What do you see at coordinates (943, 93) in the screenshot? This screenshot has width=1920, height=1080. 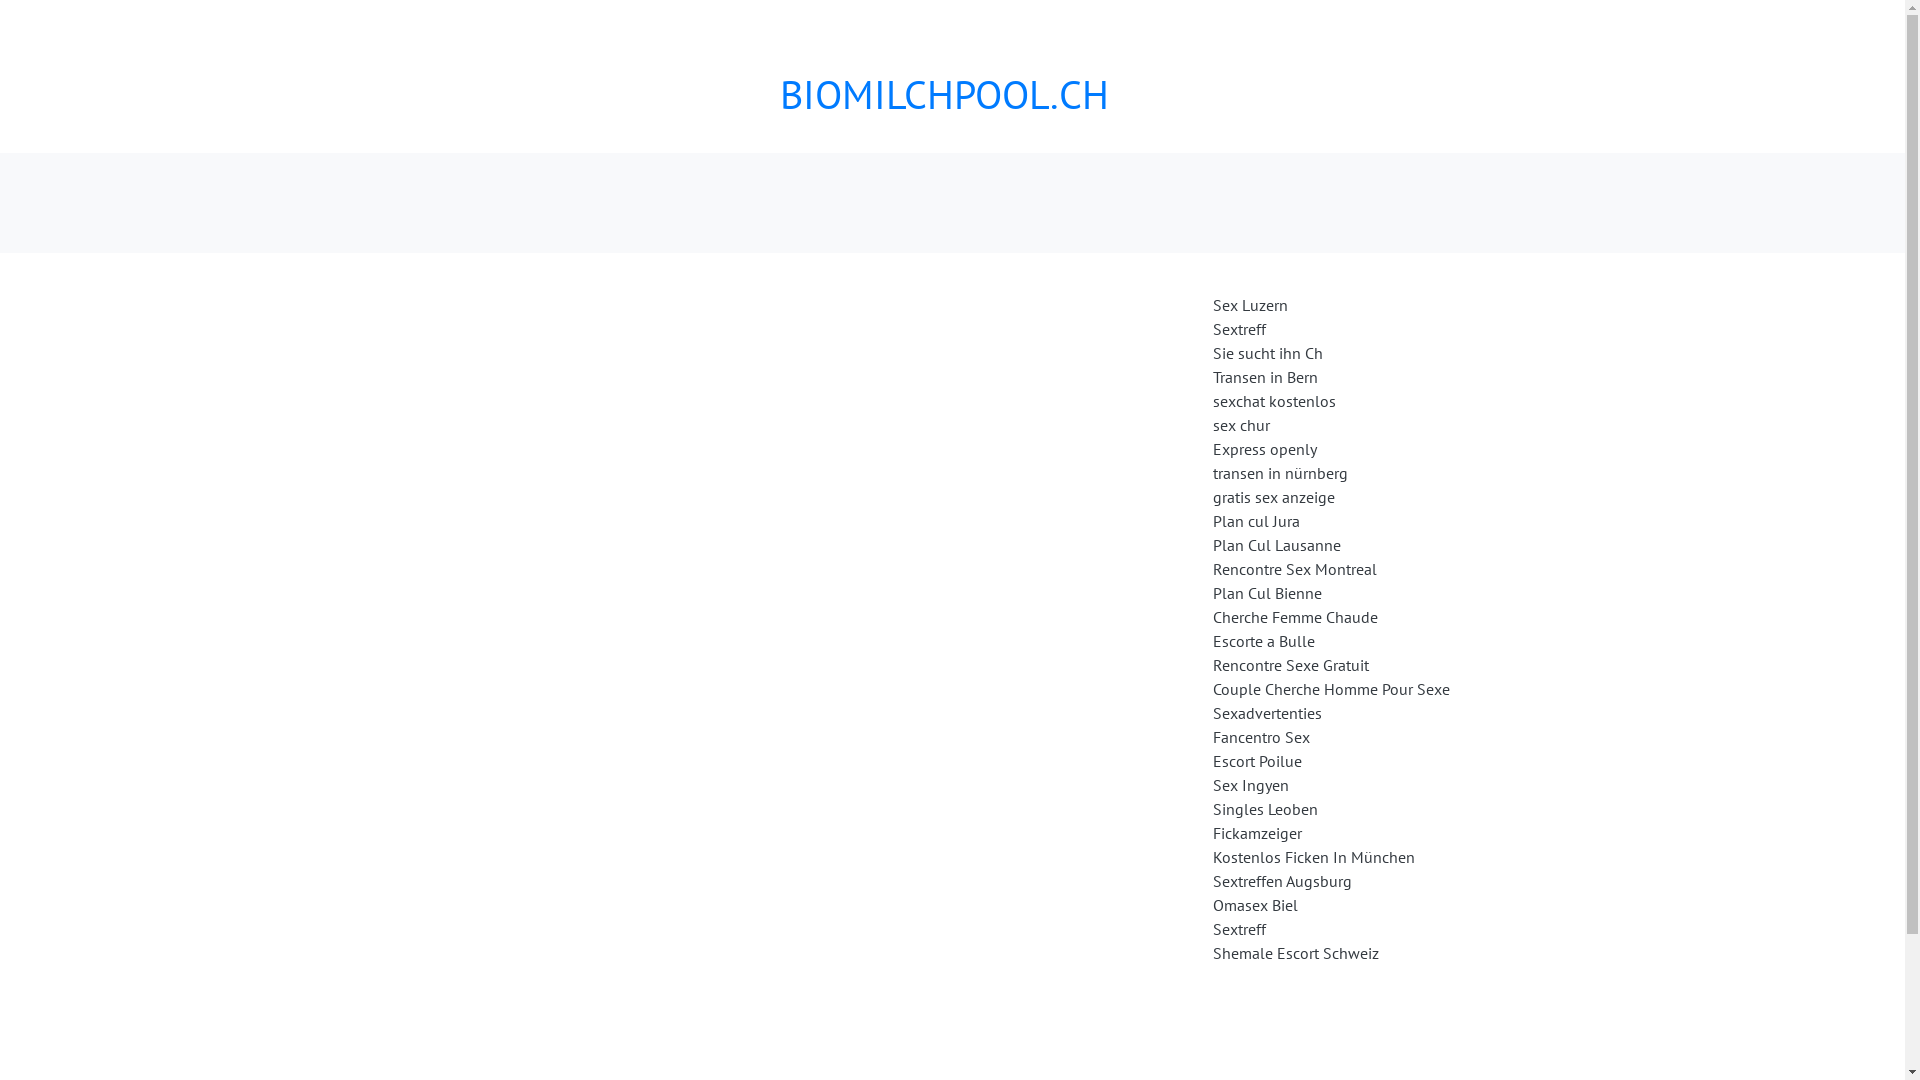 I see `'BIOMILCHPOOL.CH'` at bounding box center [943, 93].